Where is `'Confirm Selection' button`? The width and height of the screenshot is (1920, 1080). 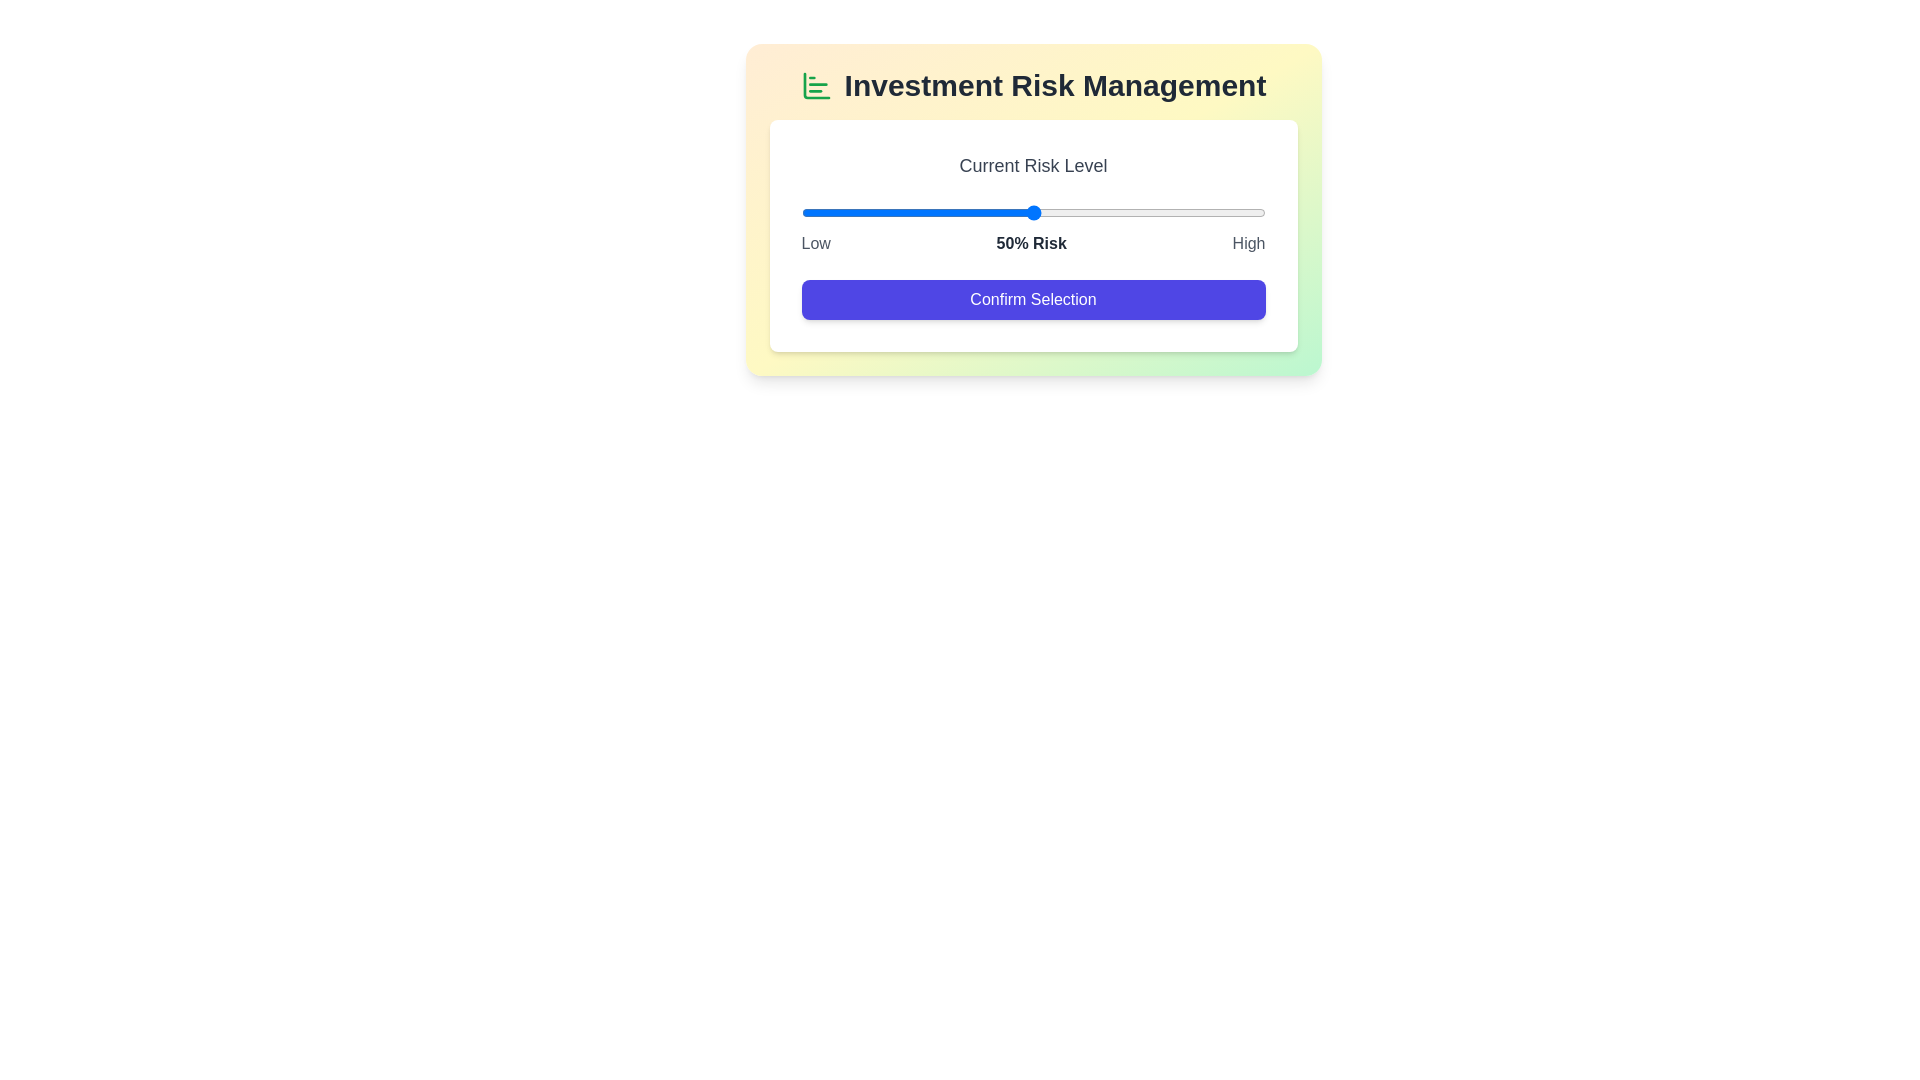 'Confirm Selection' button is located at coordinates (1033, 300).